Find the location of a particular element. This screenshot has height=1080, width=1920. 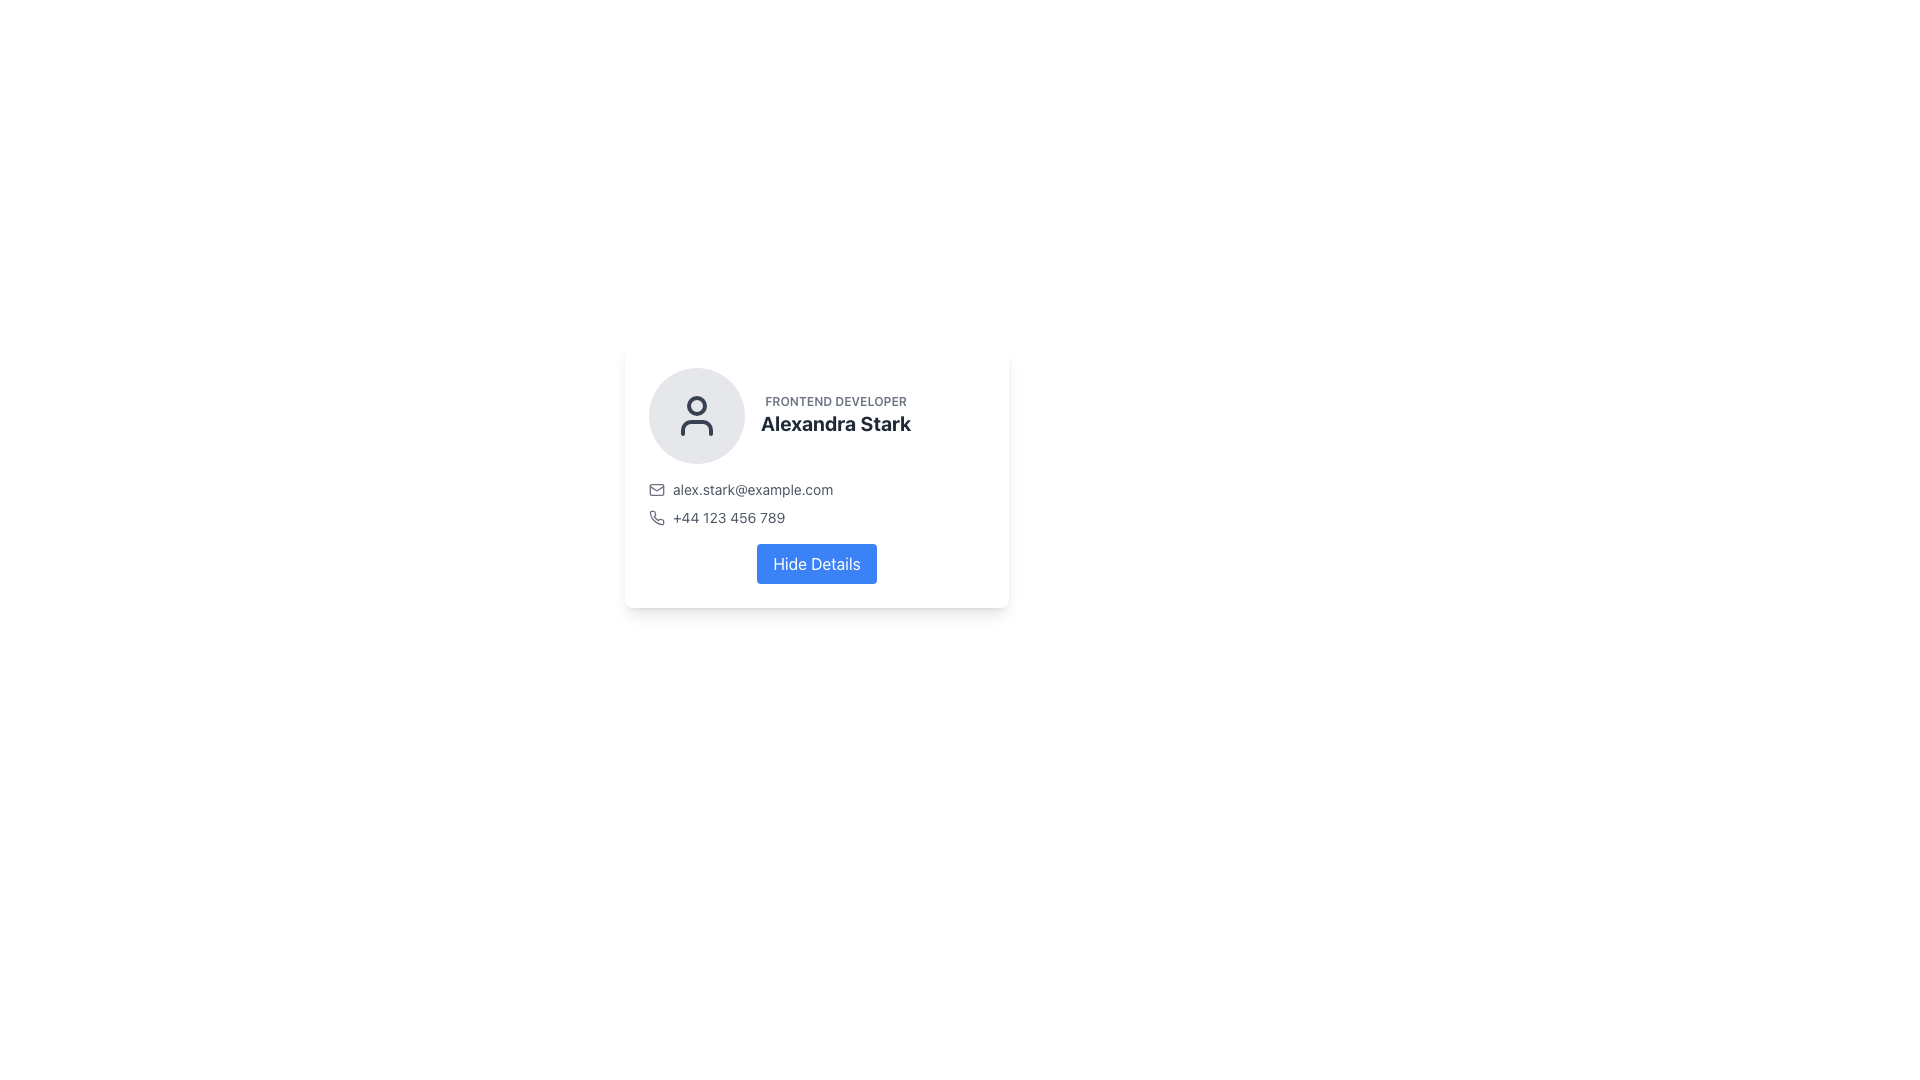

the 'Hide Details' button located at the bottom center of the card layout, which has a blue background and white text is located at coordinates (816, 563).